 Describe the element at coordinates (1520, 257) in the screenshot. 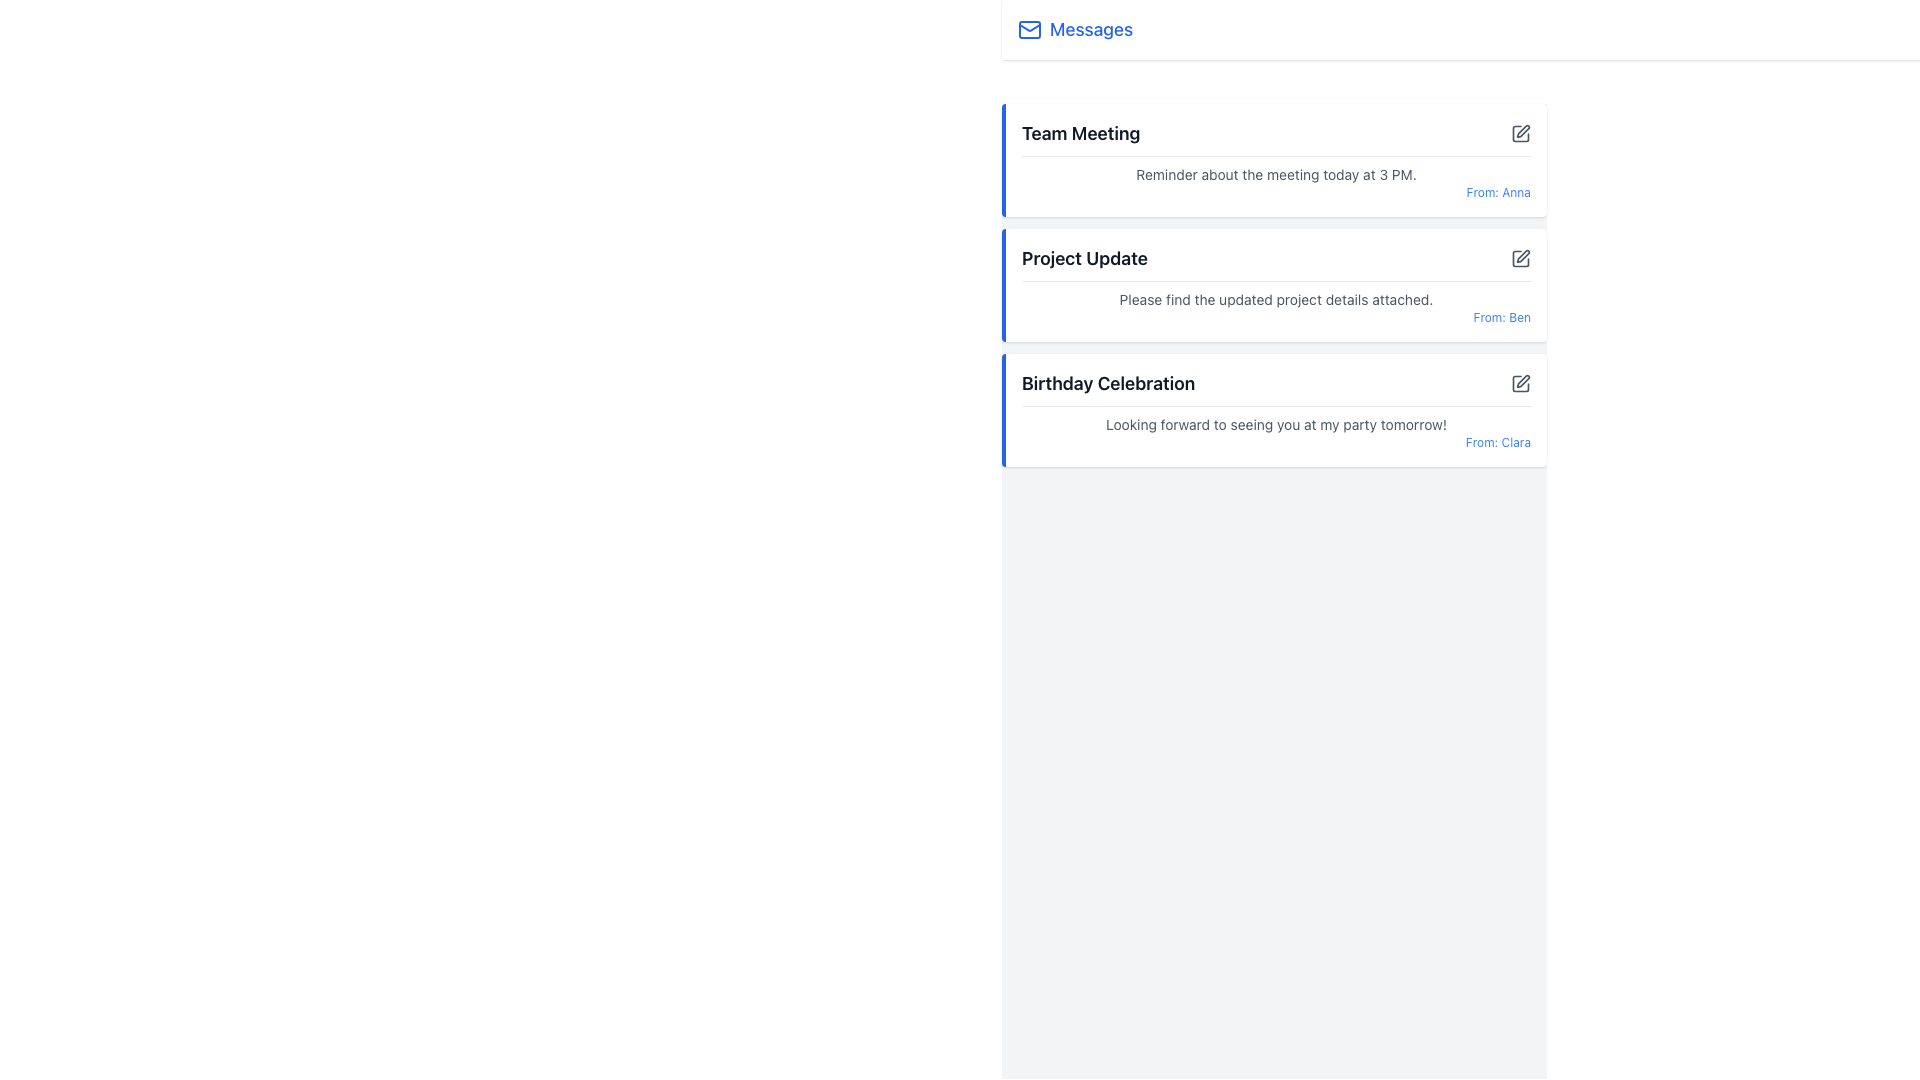

I see `the outer square of the pen-and-square icon located in the second message card titled 'Project Update'` at that location.